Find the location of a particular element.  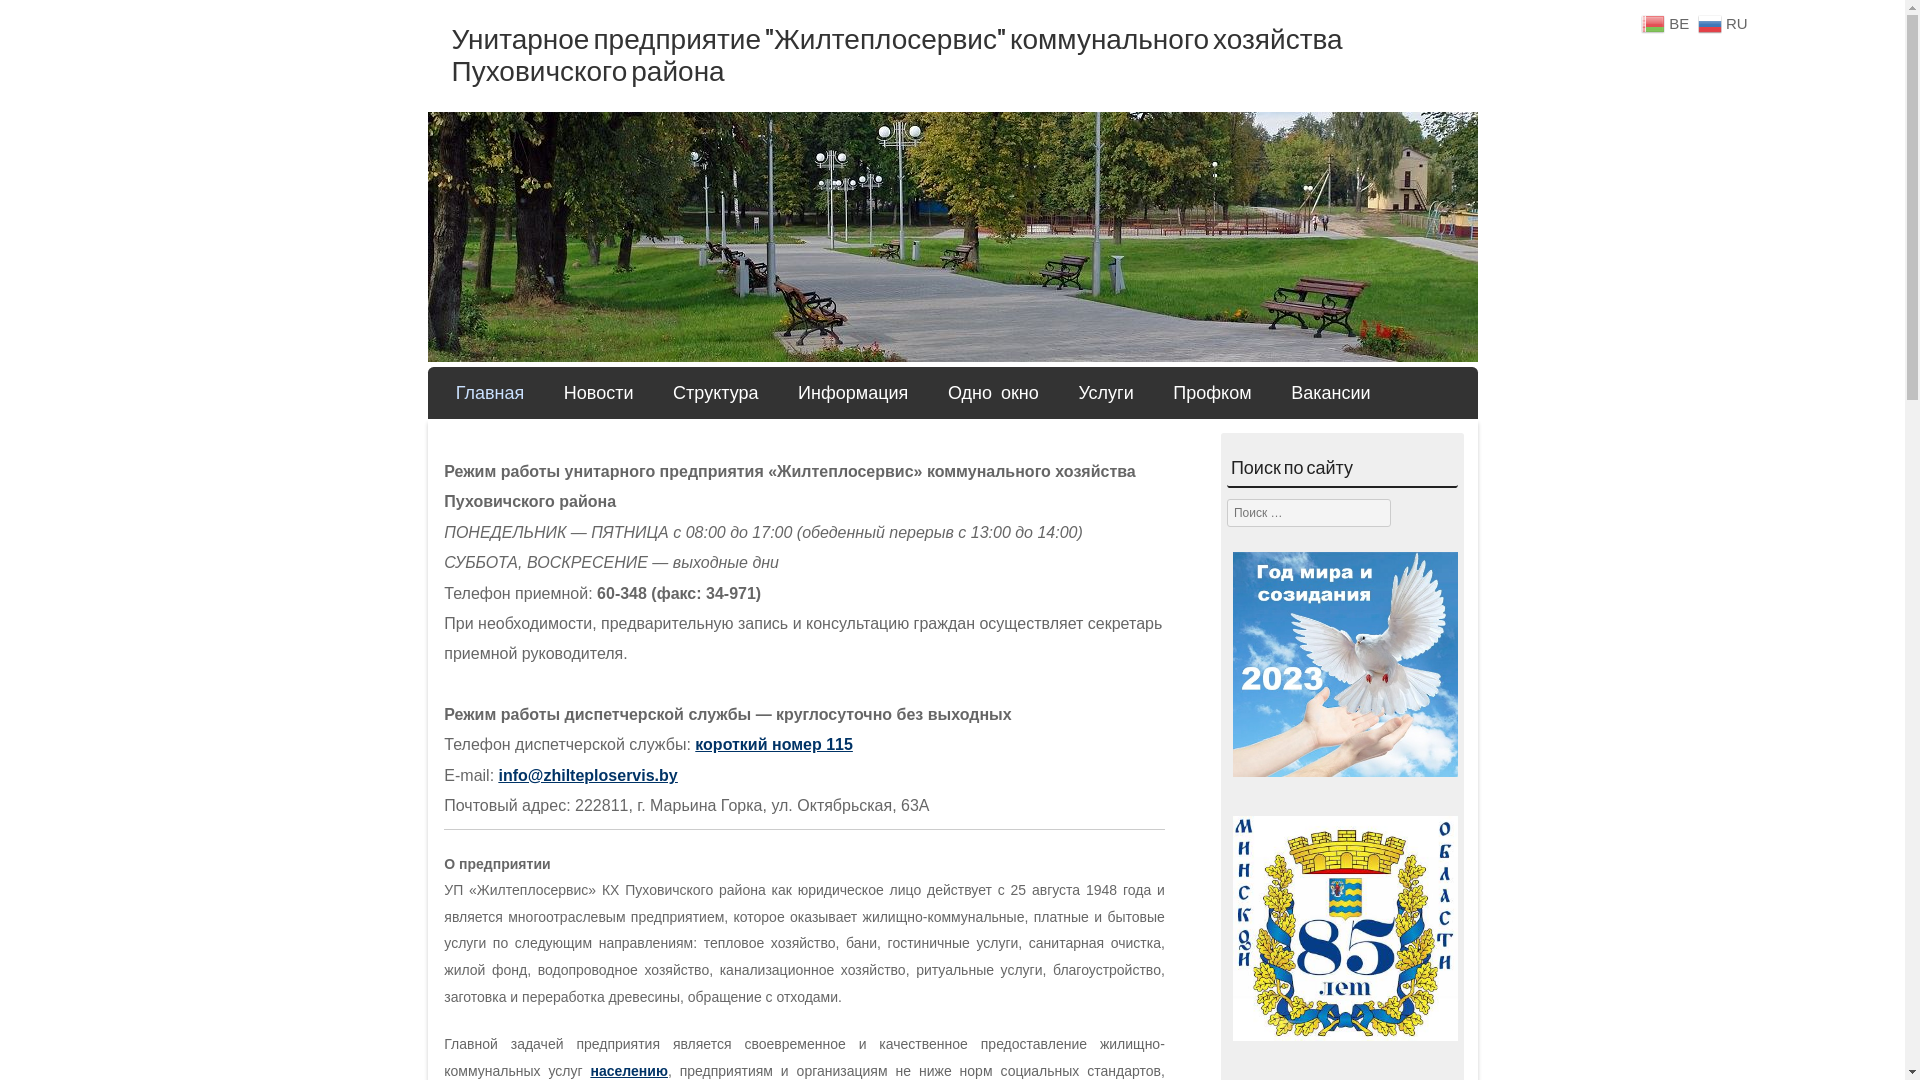

'RU' is located at coordinates (1724, 23).